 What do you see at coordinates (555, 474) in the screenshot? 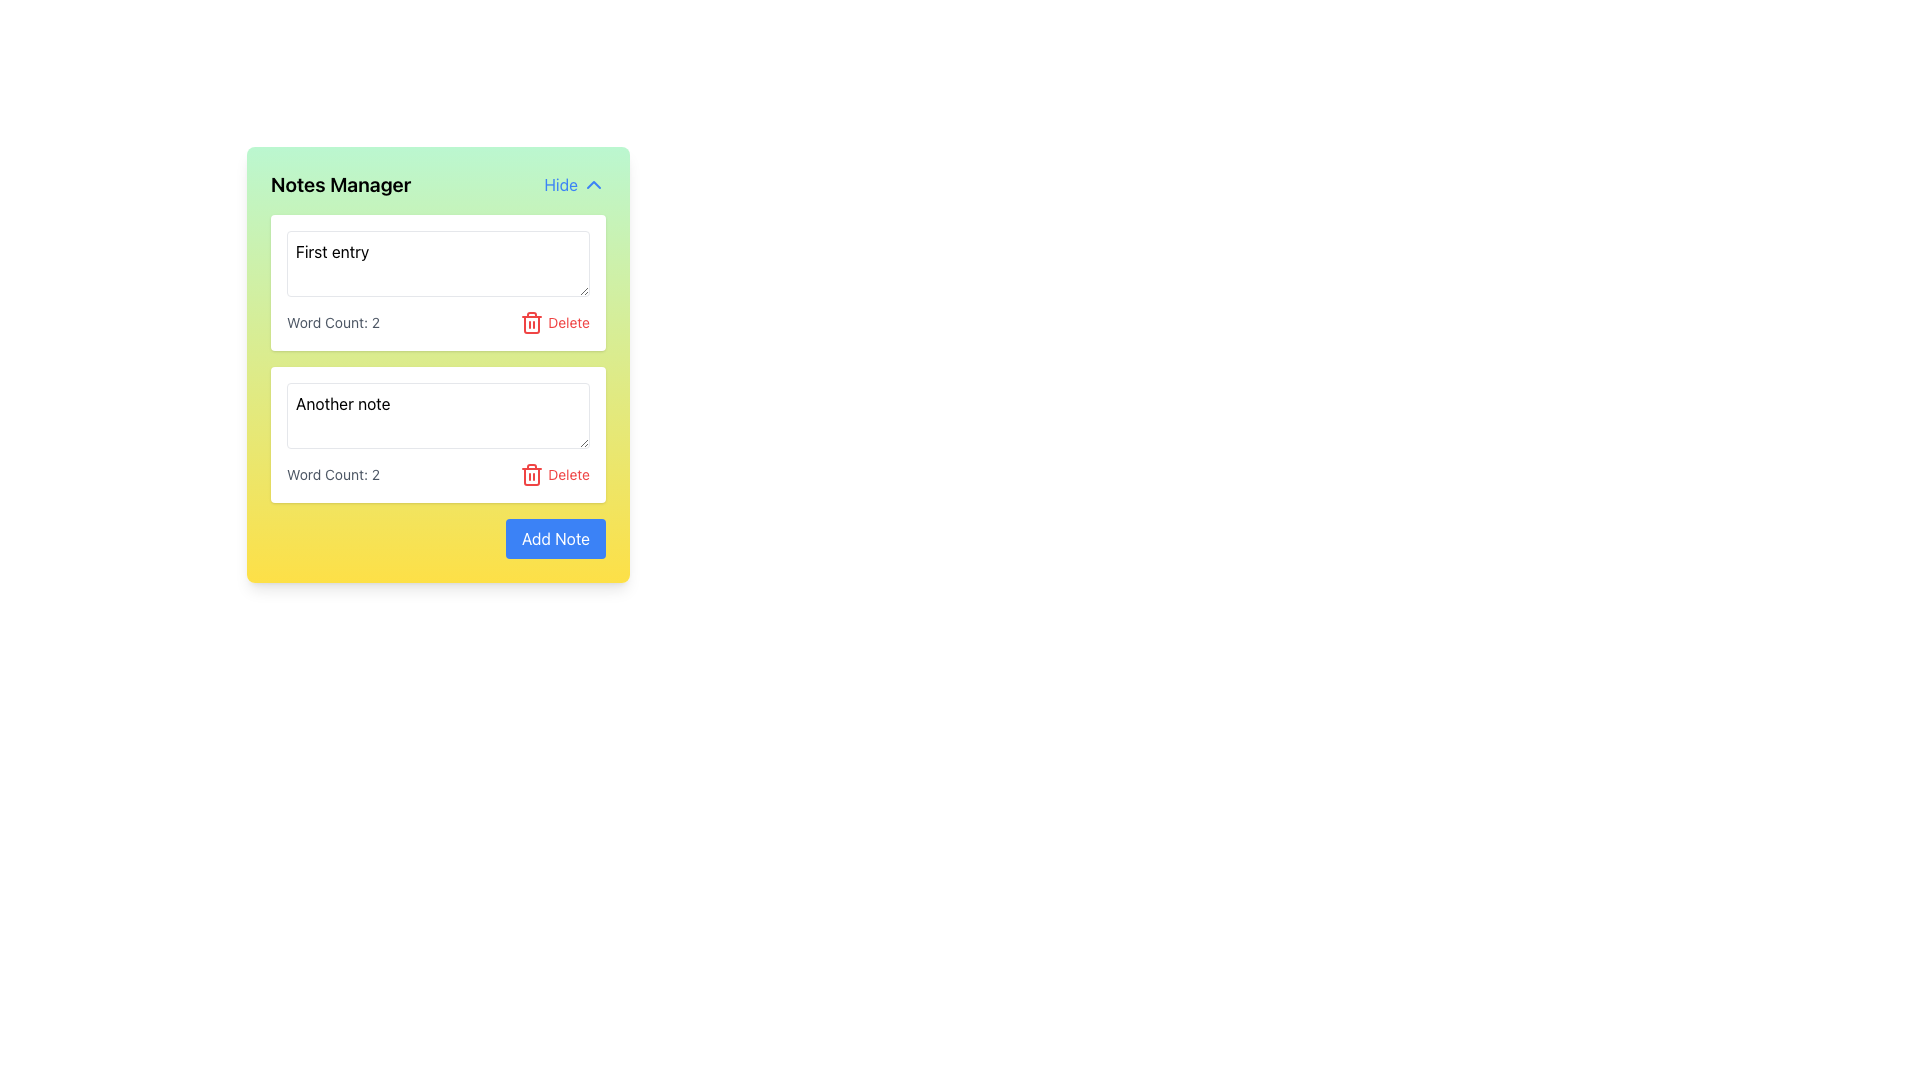
I see `the second 'Delete' button, which consists of a trash bin icon and the text 'Delete' in red font, located to the right of the 'Word Count: 2' label in the note management panel` at bounding box center [555, 474].